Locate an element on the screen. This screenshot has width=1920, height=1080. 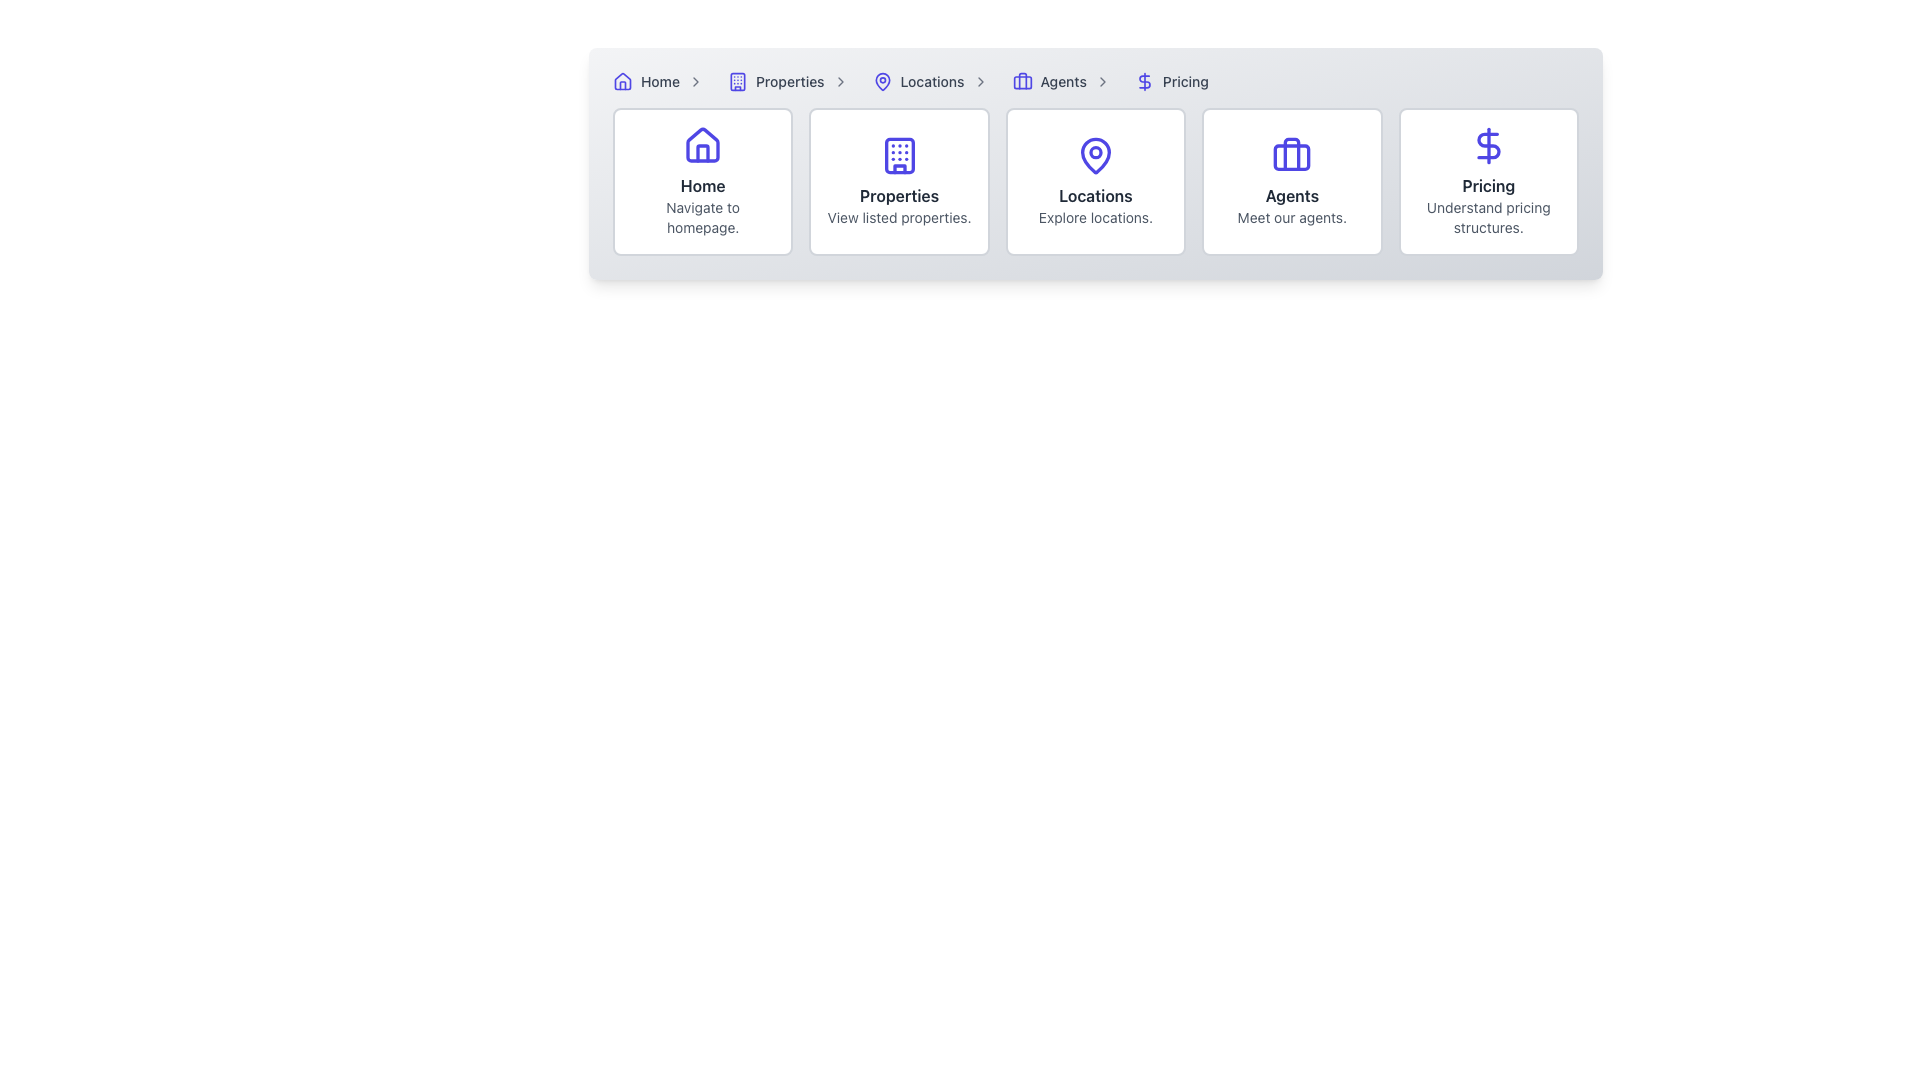
the button with a white background, gray border, blue house icon, and text 'Home' and 'Navigate to homepage.' is located at coordinates (703, 181).